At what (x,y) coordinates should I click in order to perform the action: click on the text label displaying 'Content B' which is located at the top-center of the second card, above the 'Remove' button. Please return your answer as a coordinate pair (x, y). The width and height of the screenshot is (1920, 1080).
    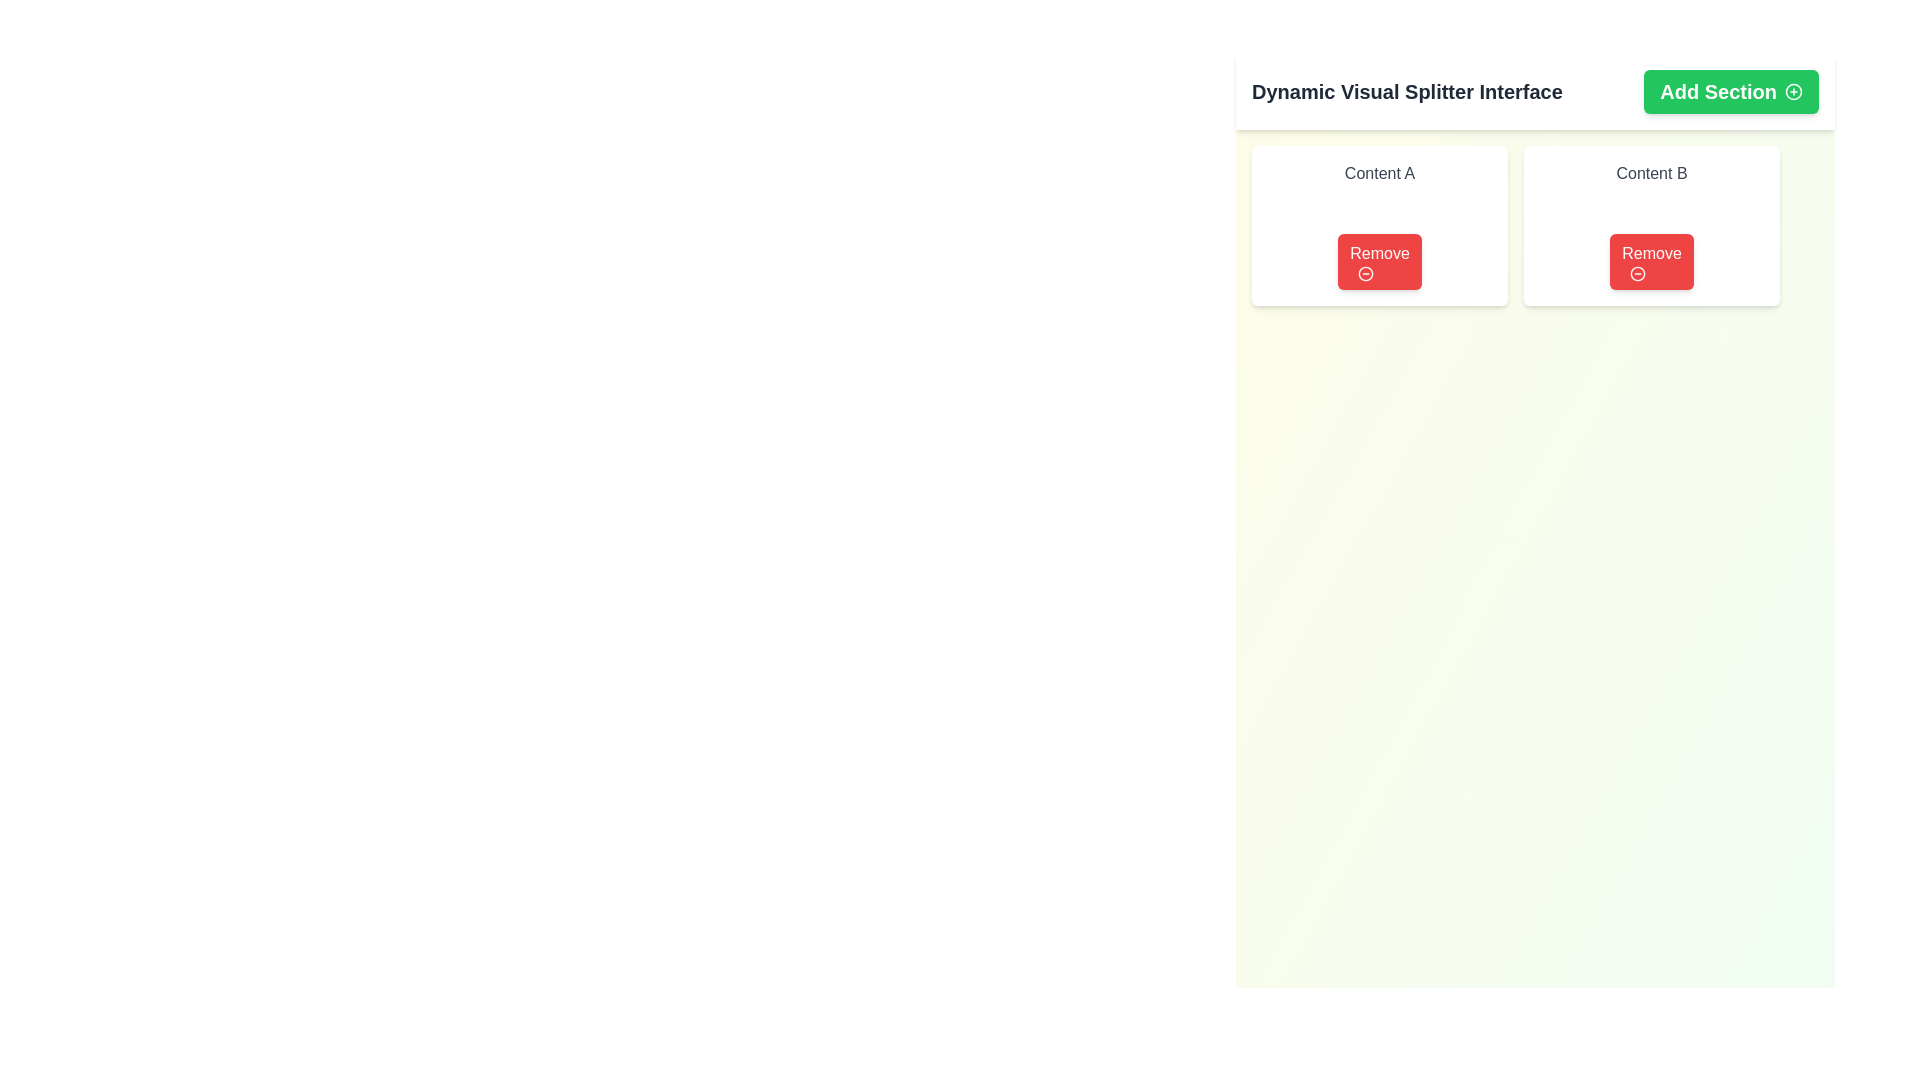
    Looking at the image, I should click on (1651, 172).